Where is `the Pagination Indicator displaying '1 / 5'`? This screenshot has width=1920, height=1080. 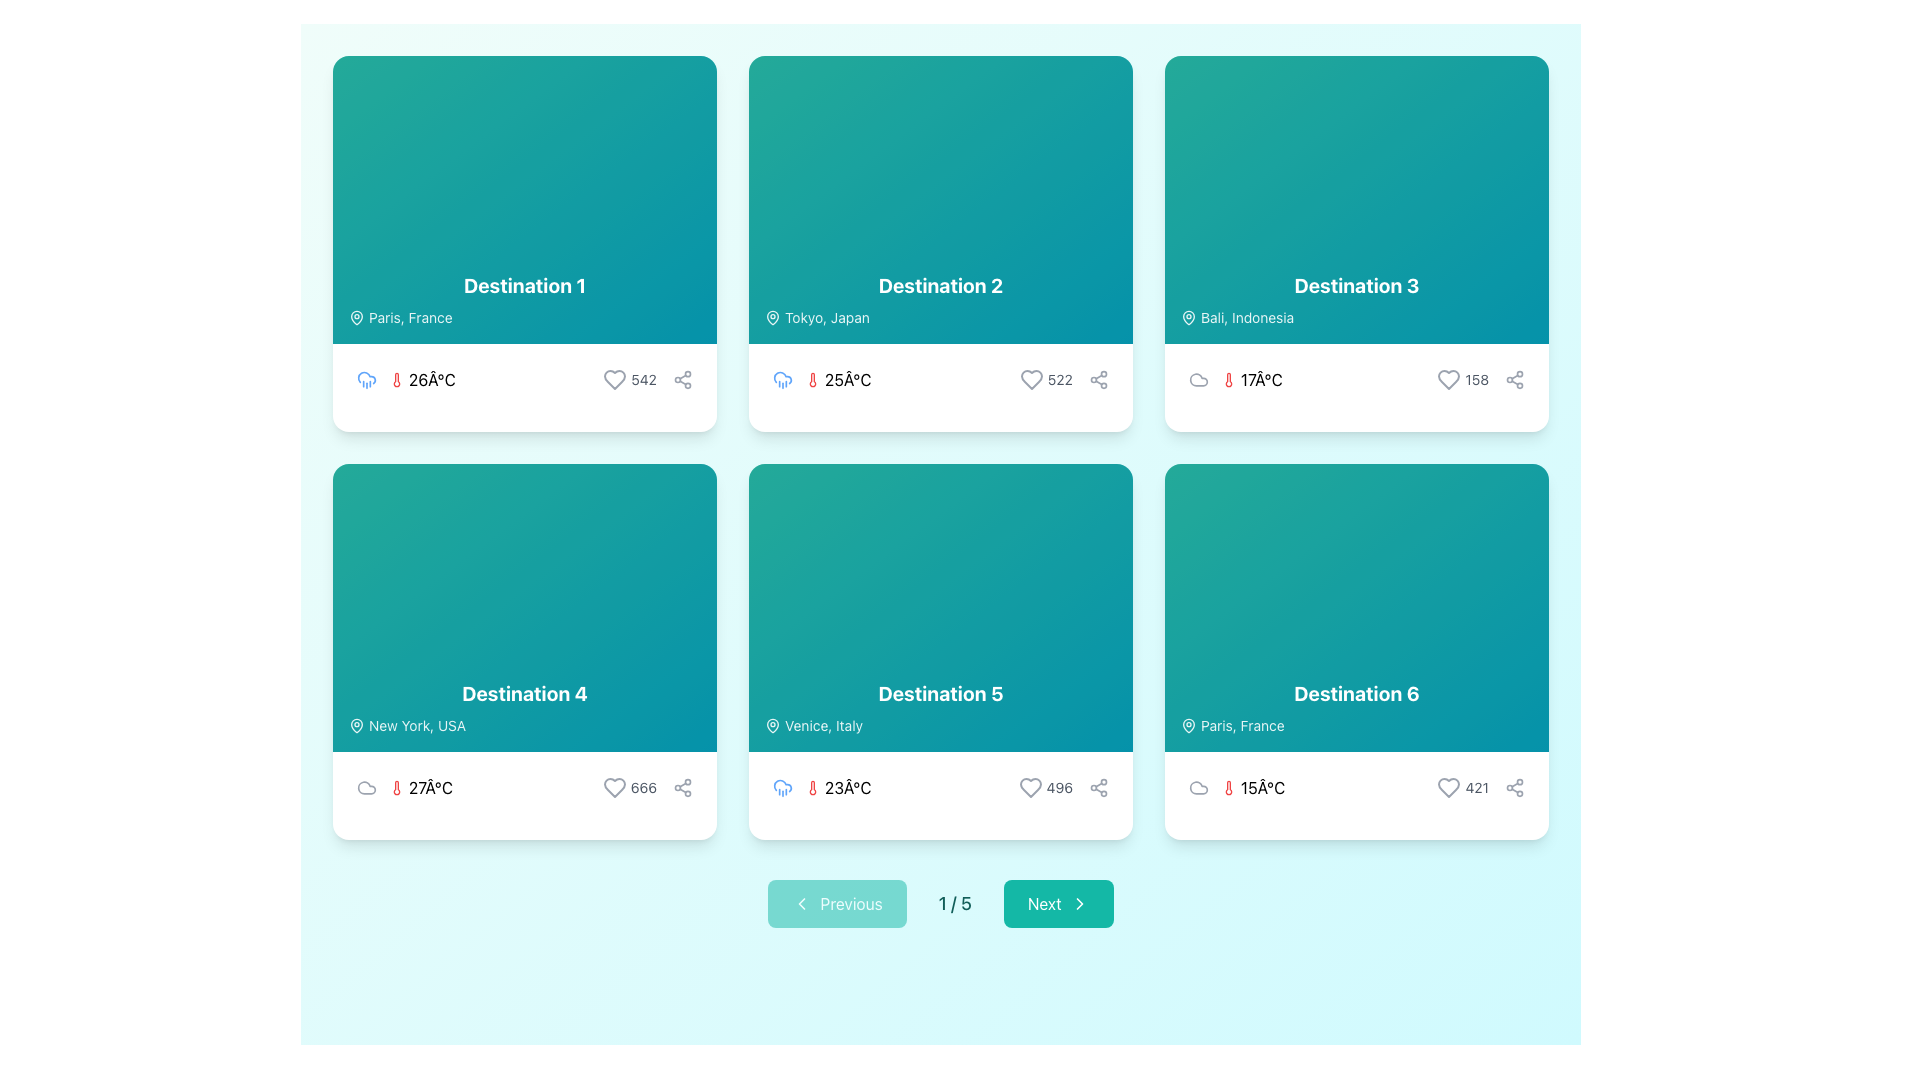
the Pagination Indicator displaying '1 / 5' is located at coordinates (939, 903).